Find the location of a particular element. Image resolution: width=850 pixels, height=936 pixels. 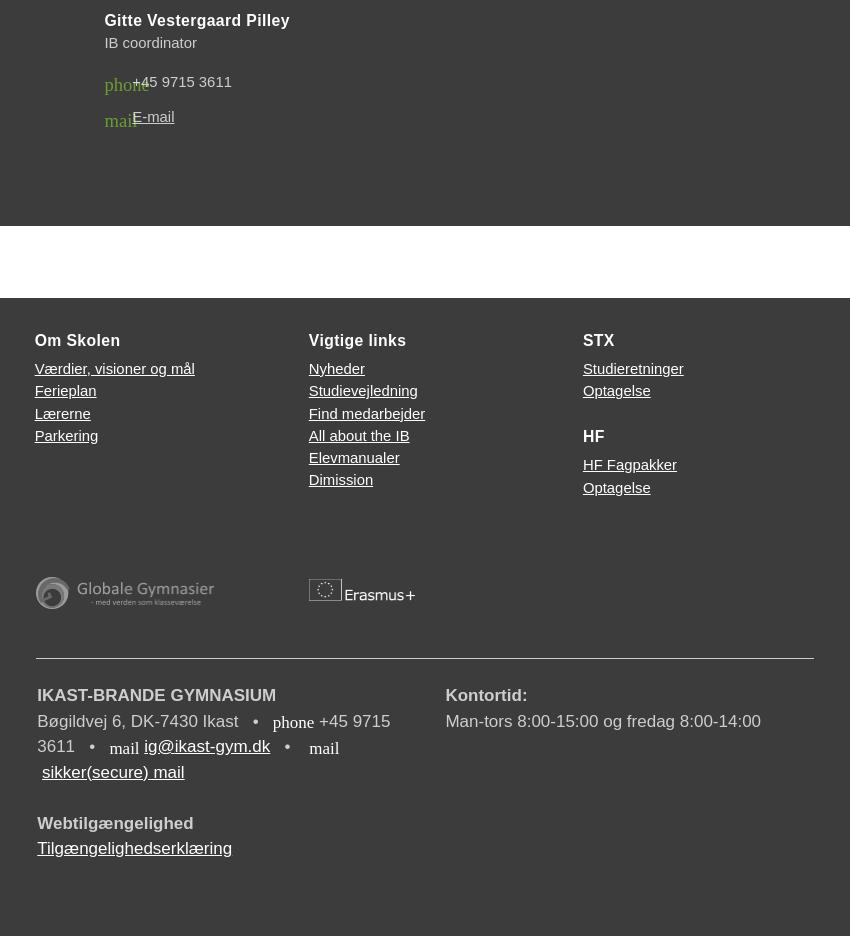

'STX' is located at coordinates (596, 338).